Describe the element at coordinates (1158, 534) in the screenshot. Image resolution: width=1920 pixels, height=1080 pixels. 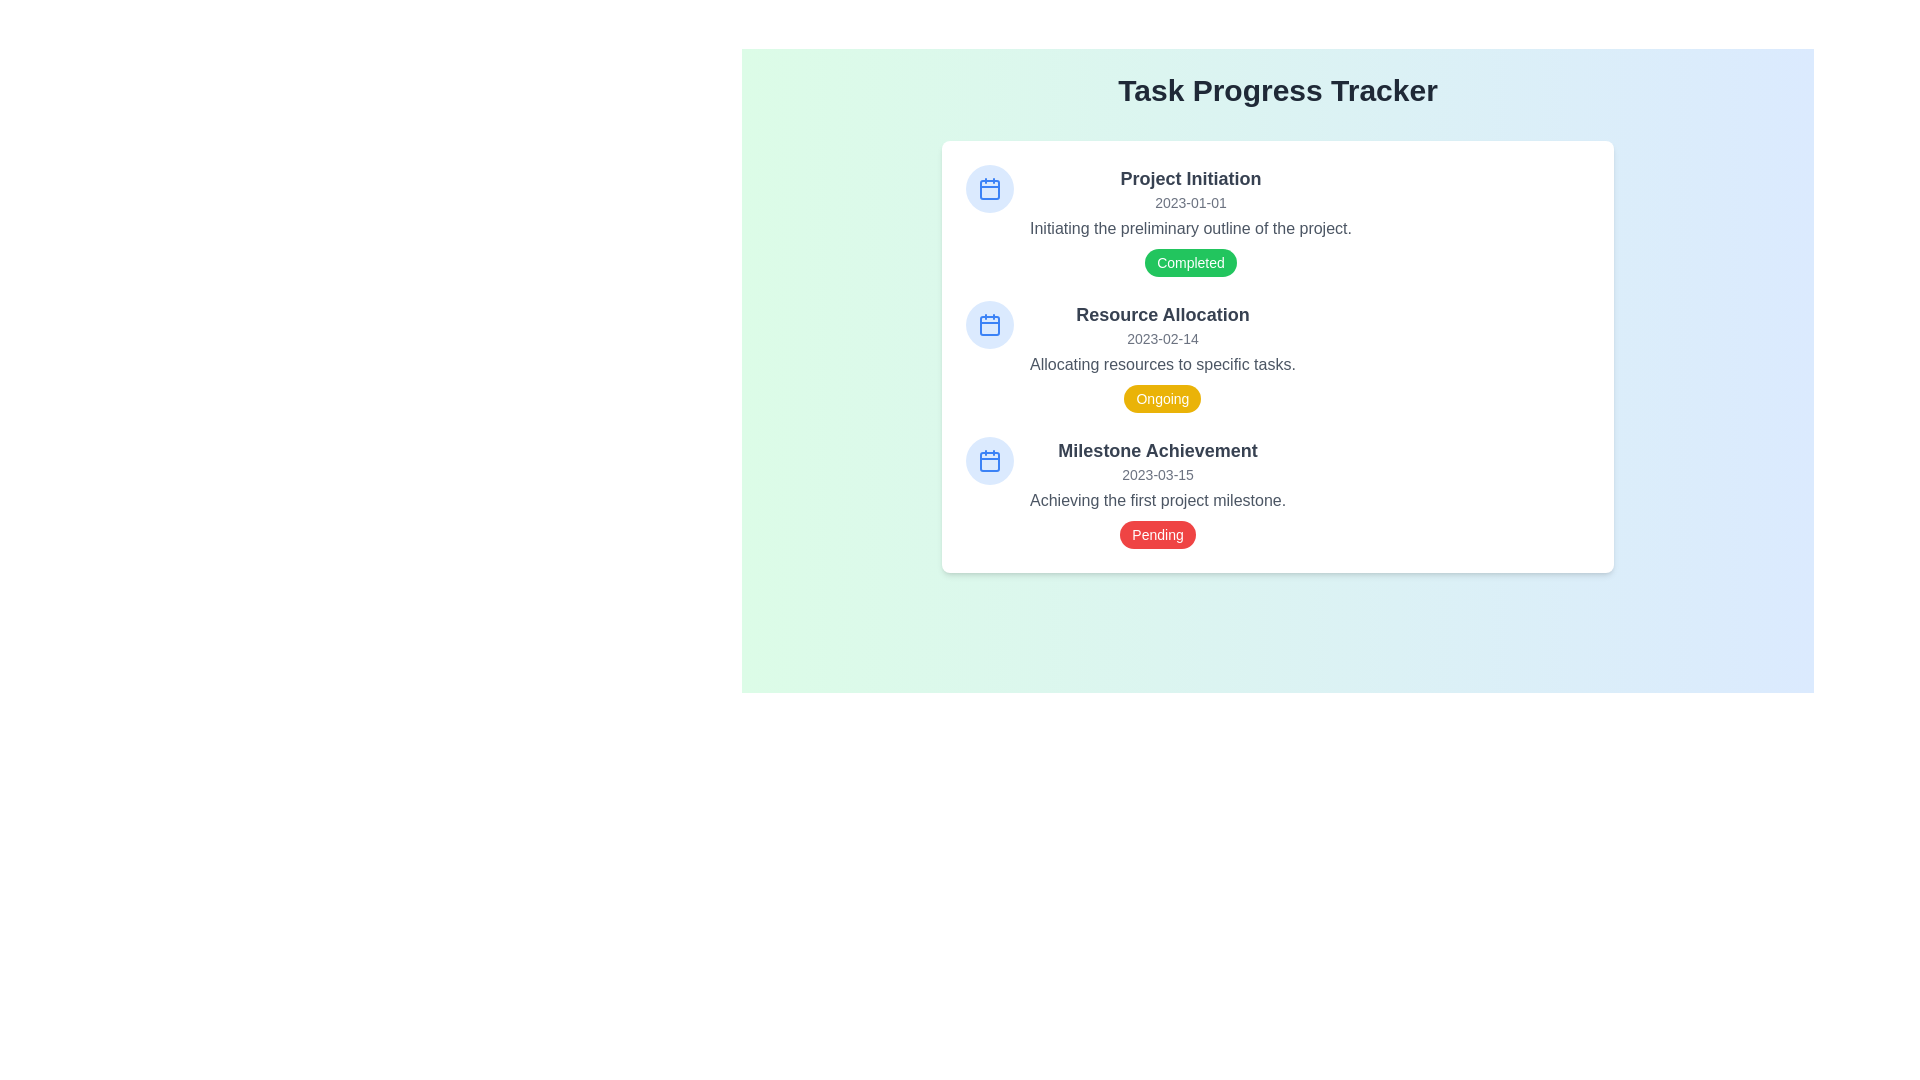
I see `the Status Indicator Badge indicating 'Pending' in the Milestone Achievement section located at the bottom-right corner` at that location.